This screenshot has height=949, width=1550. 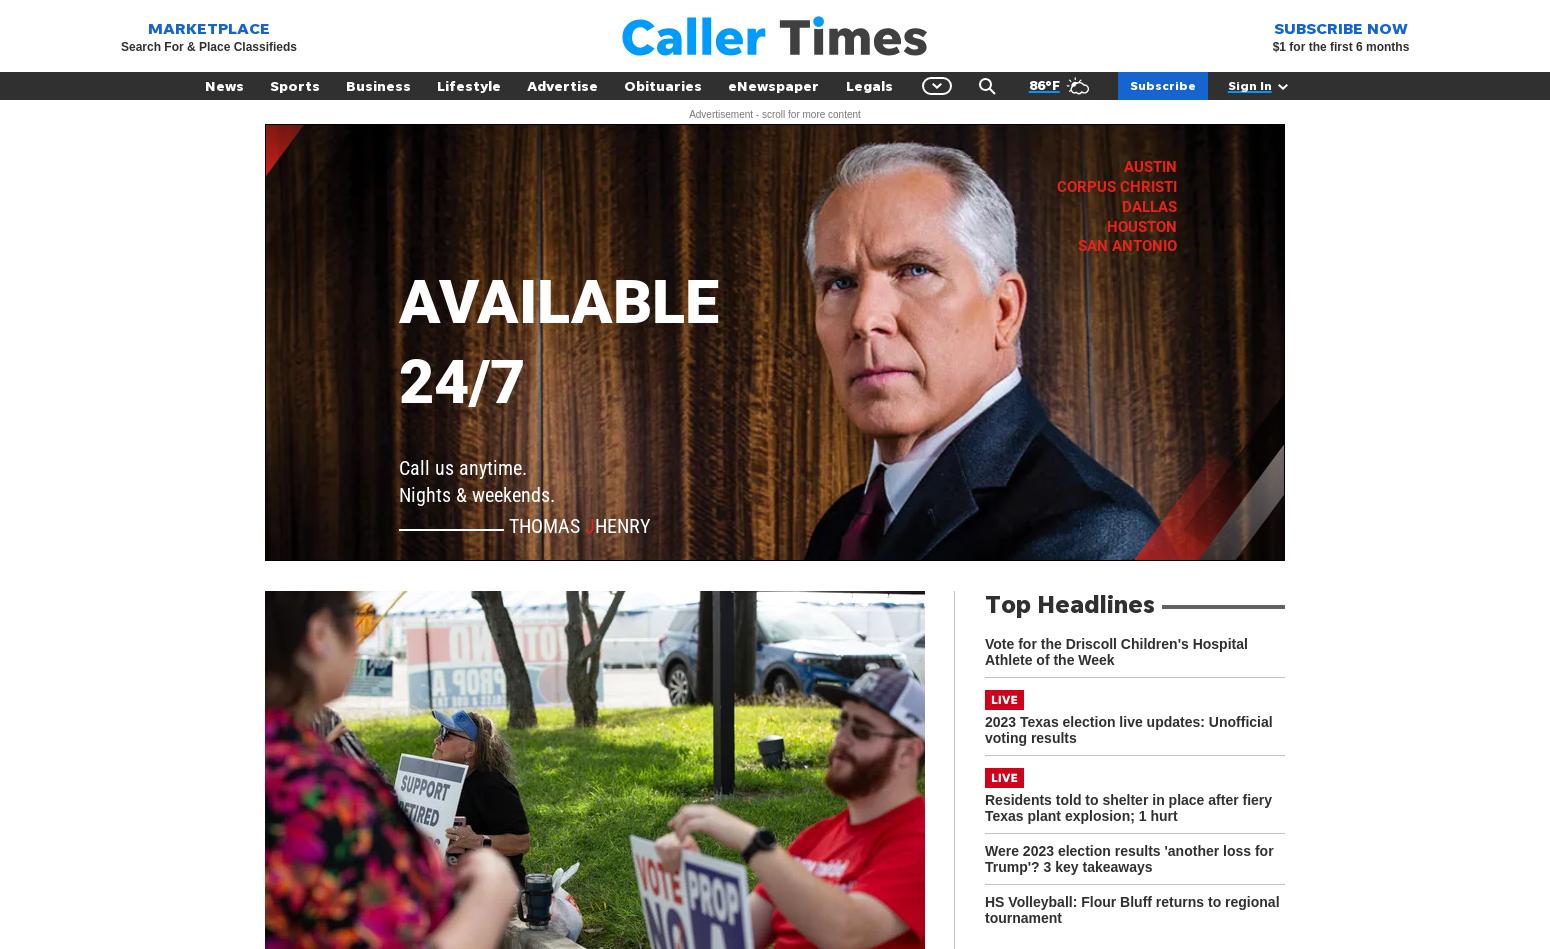 I want to click on 'HS Volleyball: Flour Bluff returns to regional tournament', so click(x=984, y=908).